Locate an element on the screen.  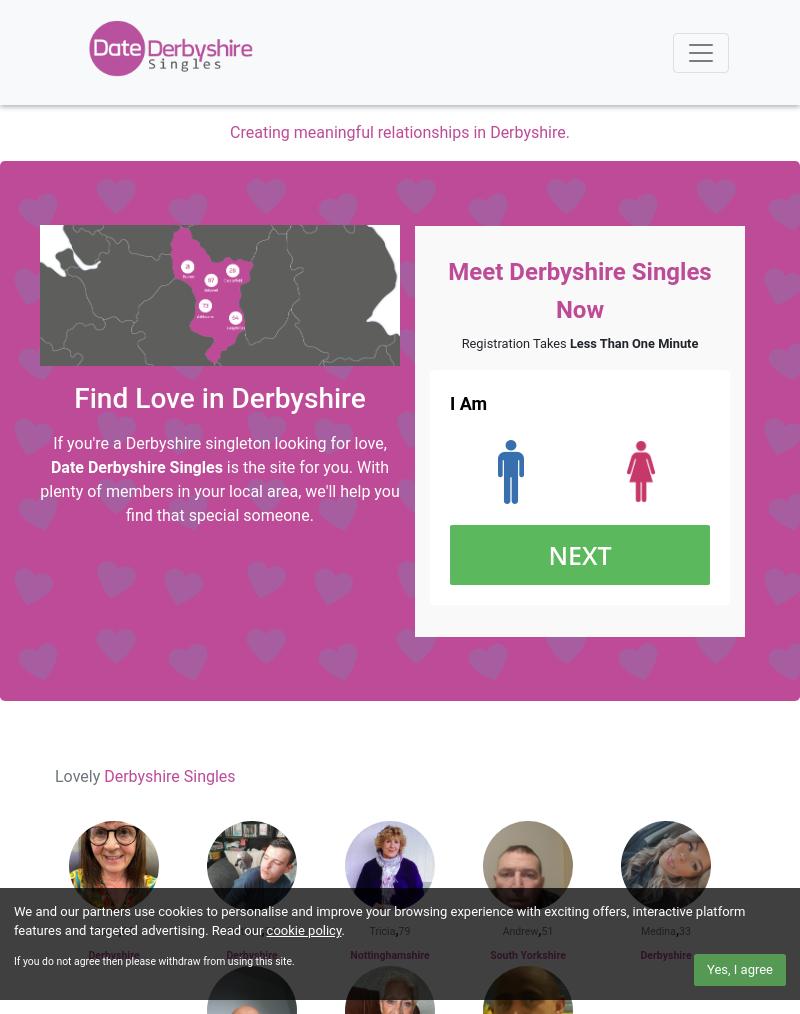
'South Yorkshire' is located at coordinates (526, 954).